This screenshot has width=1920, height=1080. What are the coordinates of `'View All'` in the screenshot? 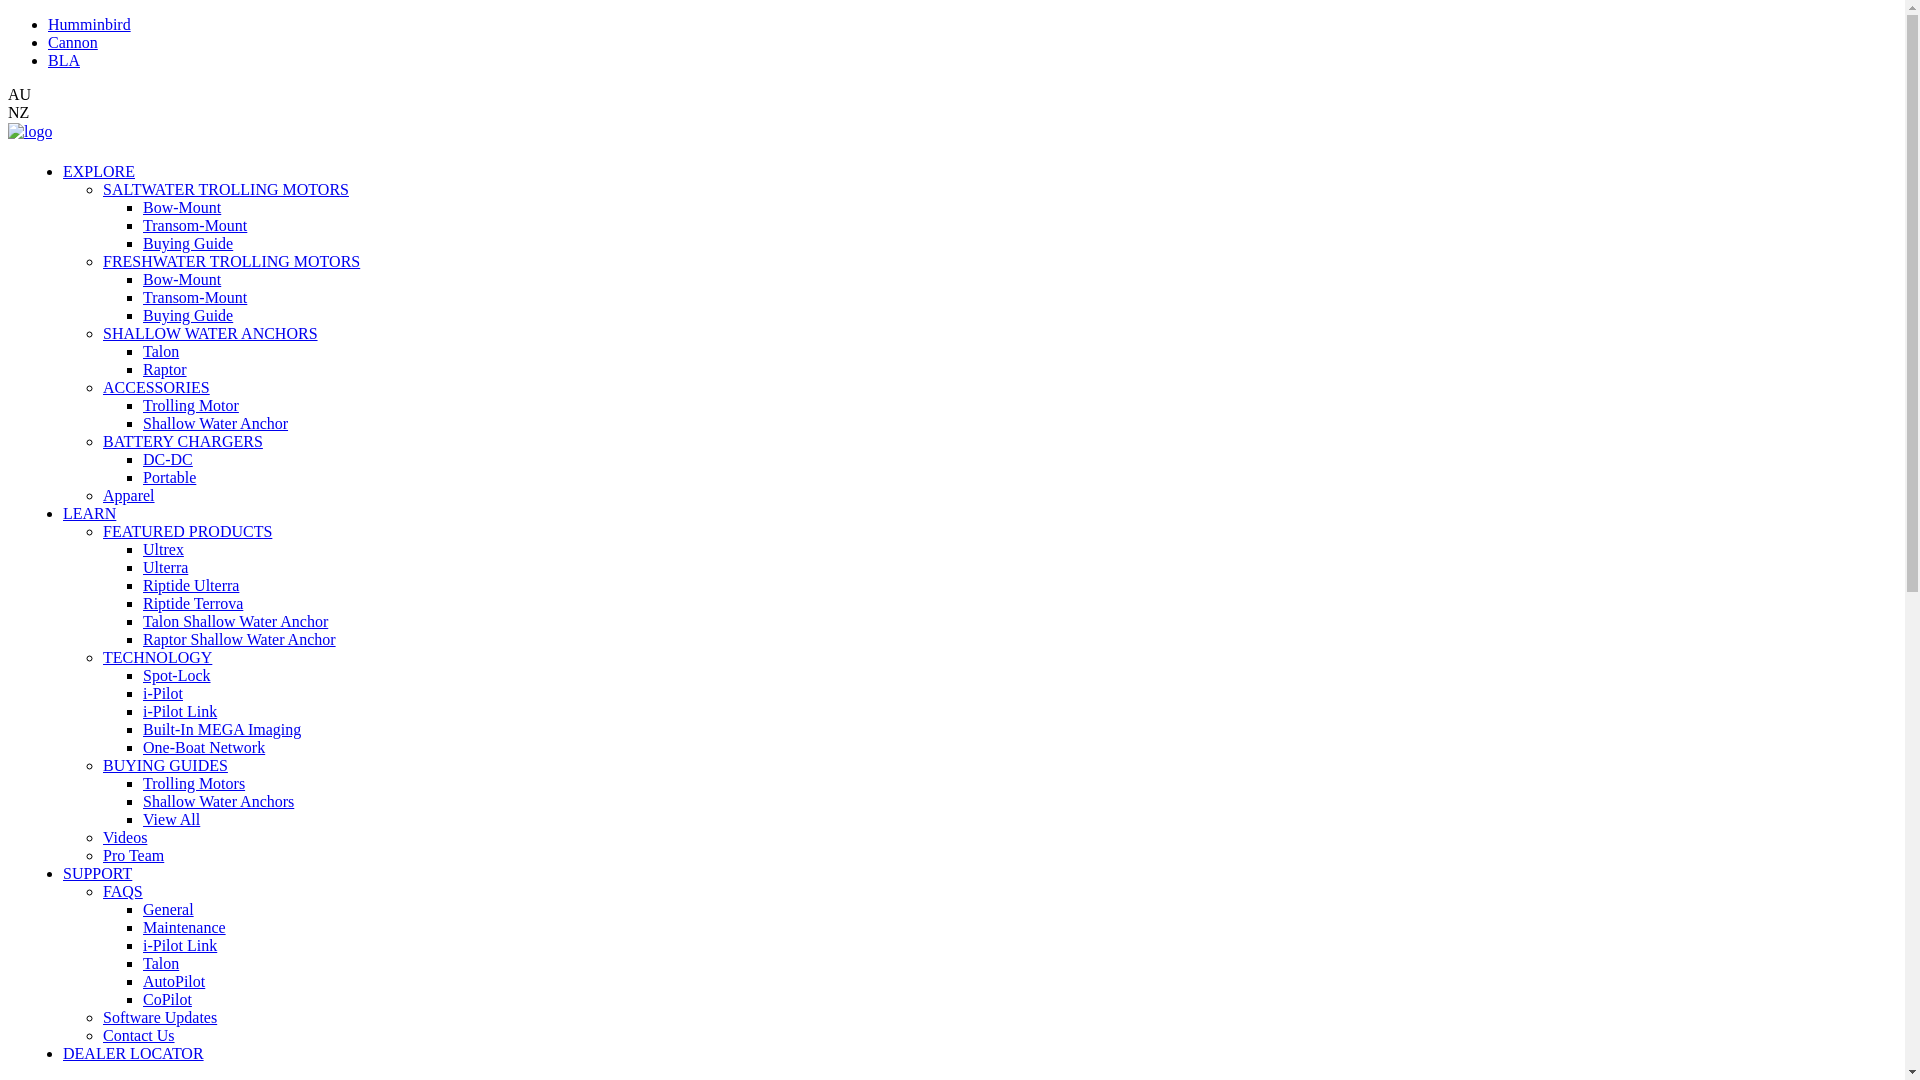 It's located at (171, 819).